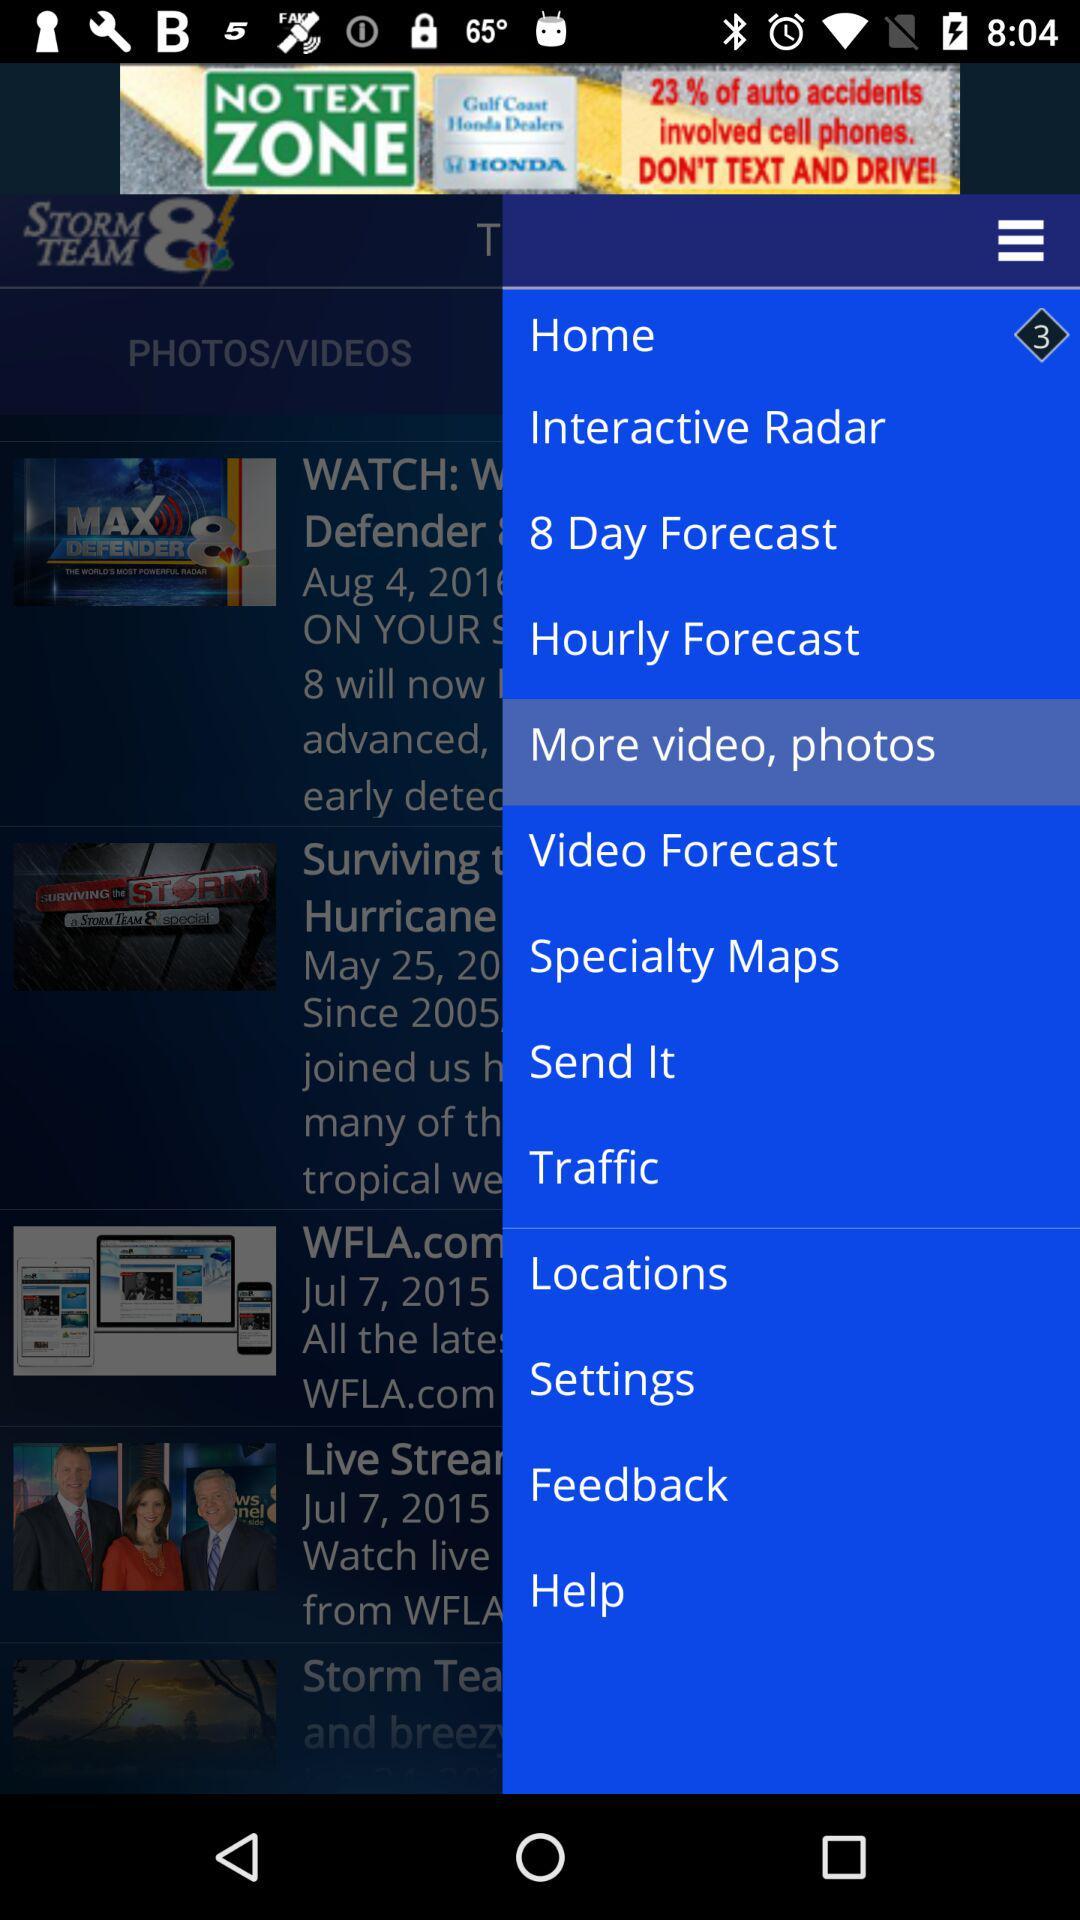  What do you see at coordinates (770, 335) in the screenshot?
I see `the item to the right of photos/videos` at bounding box center [770, 335].